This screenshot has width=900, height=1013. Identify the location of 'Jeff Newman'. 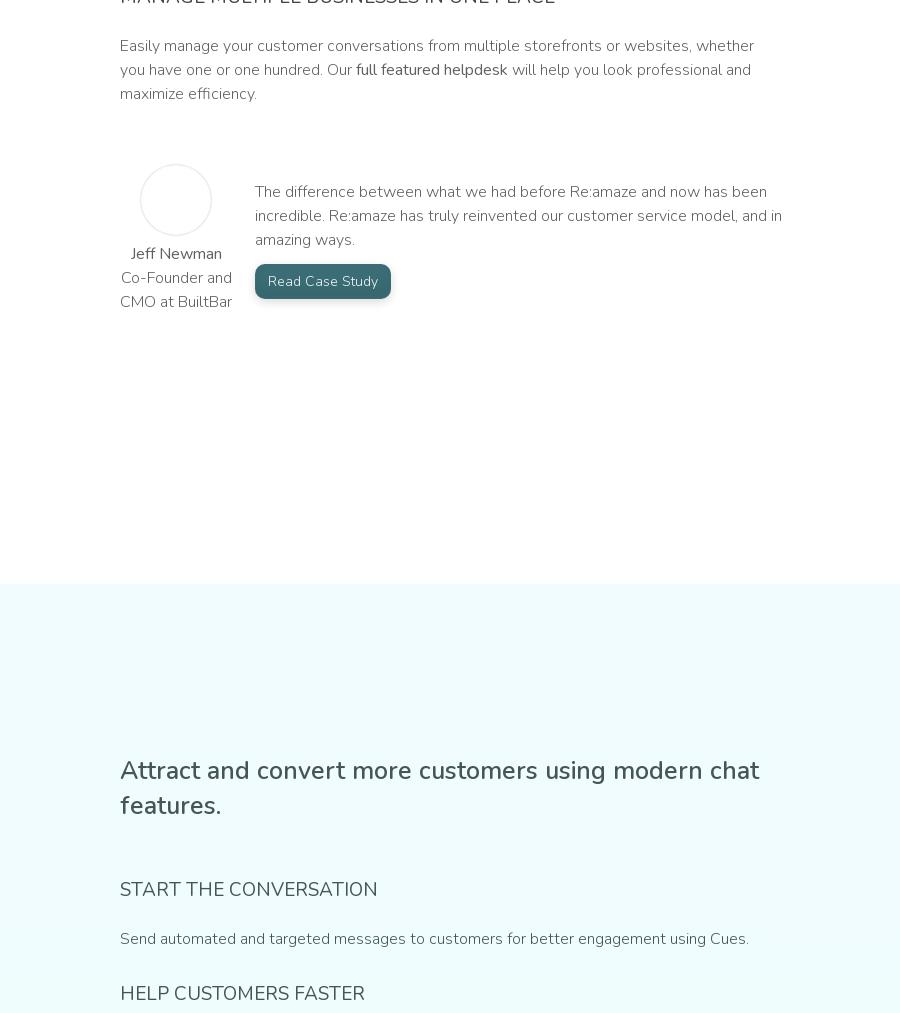
(129, 252).